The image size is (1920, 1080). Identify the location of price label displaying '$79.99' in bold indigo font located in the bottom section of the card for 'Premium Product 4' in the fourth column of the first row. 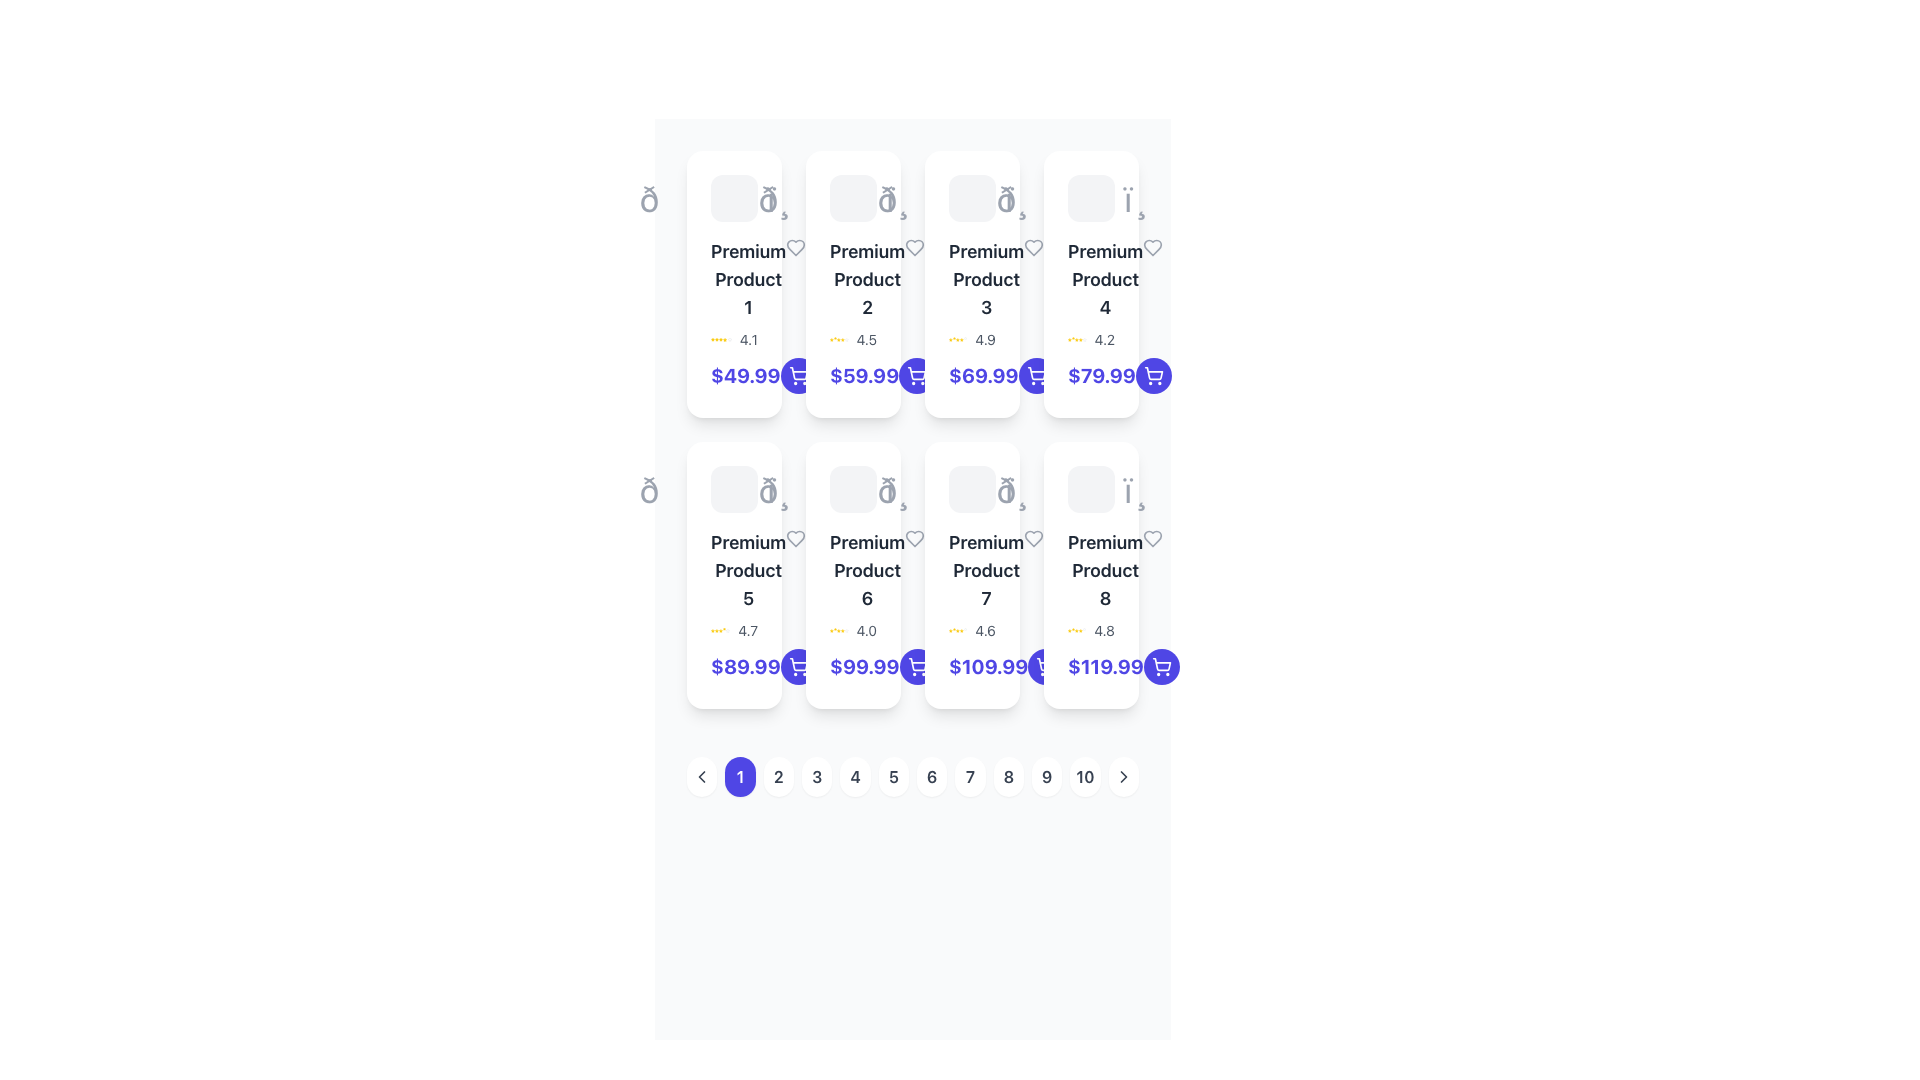
(1090, 375).